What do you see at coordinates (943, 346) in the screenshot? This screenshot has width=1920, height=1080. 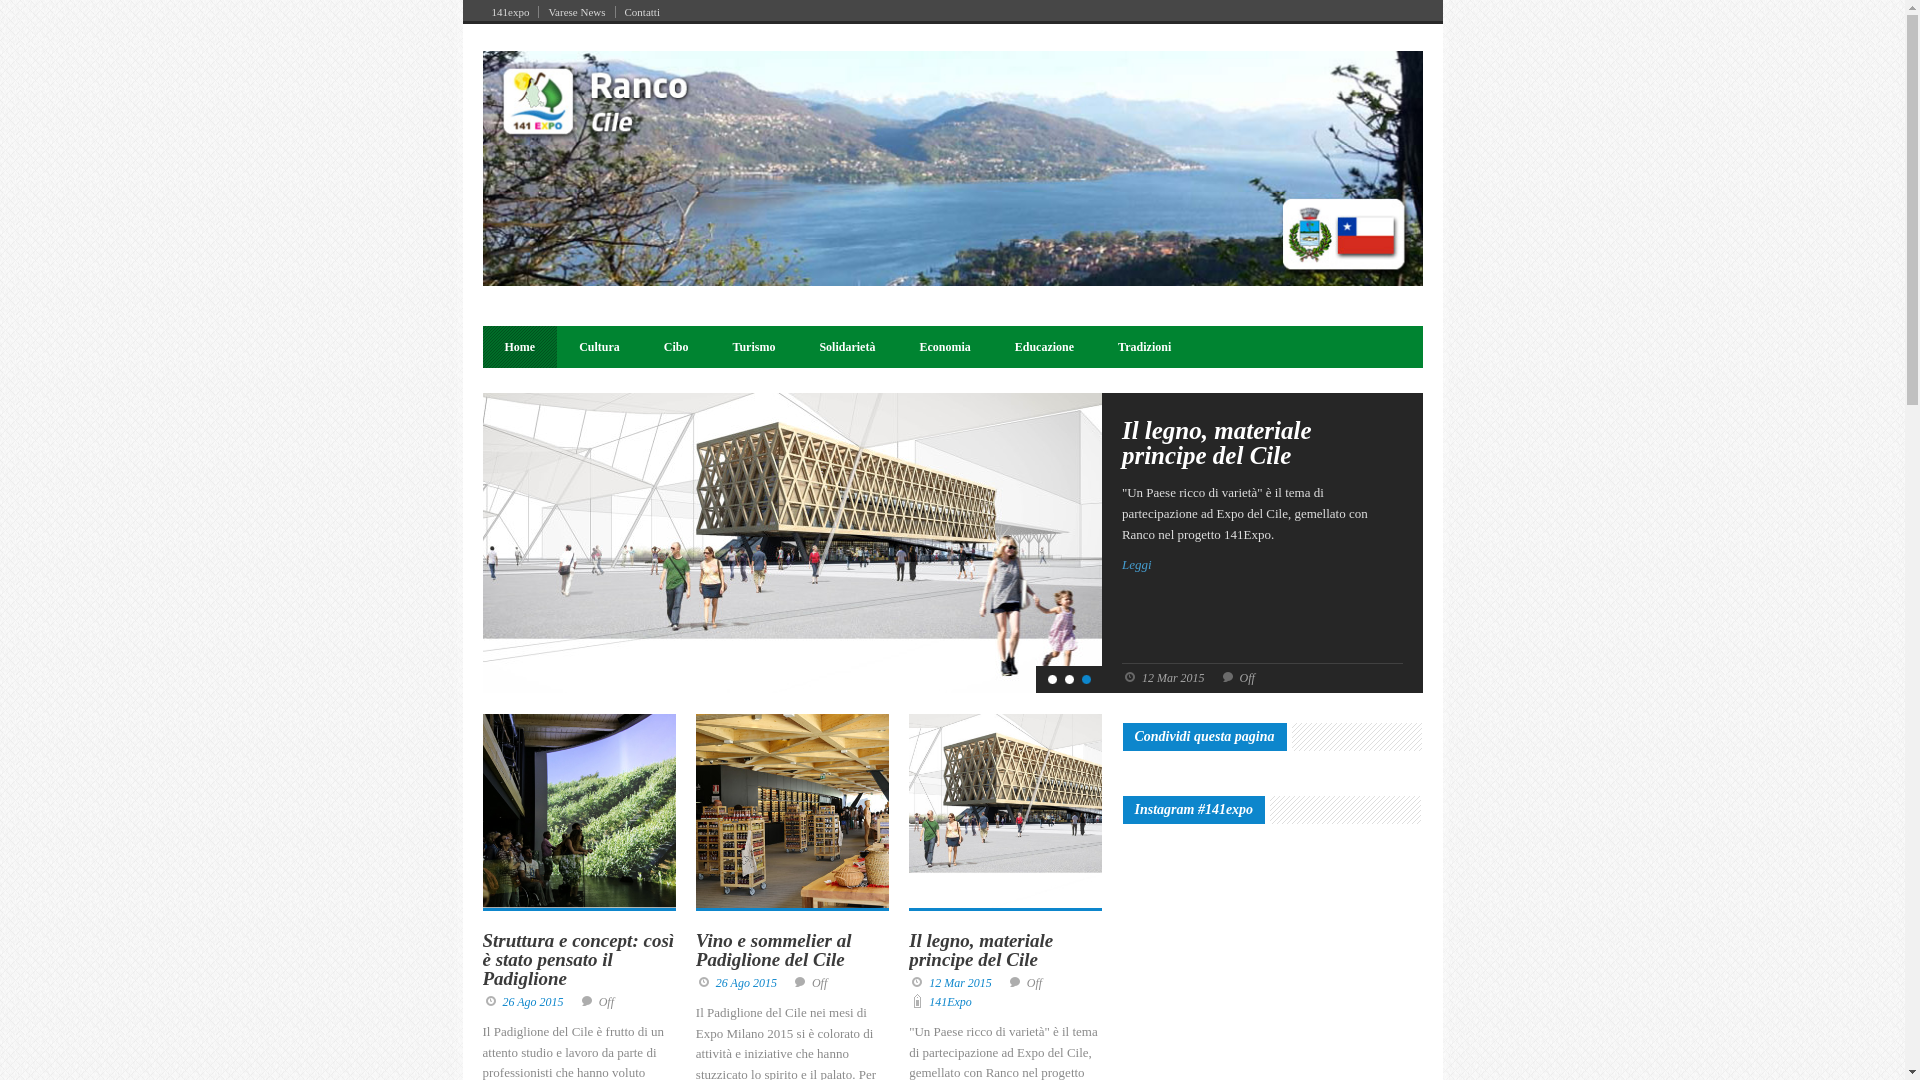 I see `'Economia'` at bounding box center [943, 346].